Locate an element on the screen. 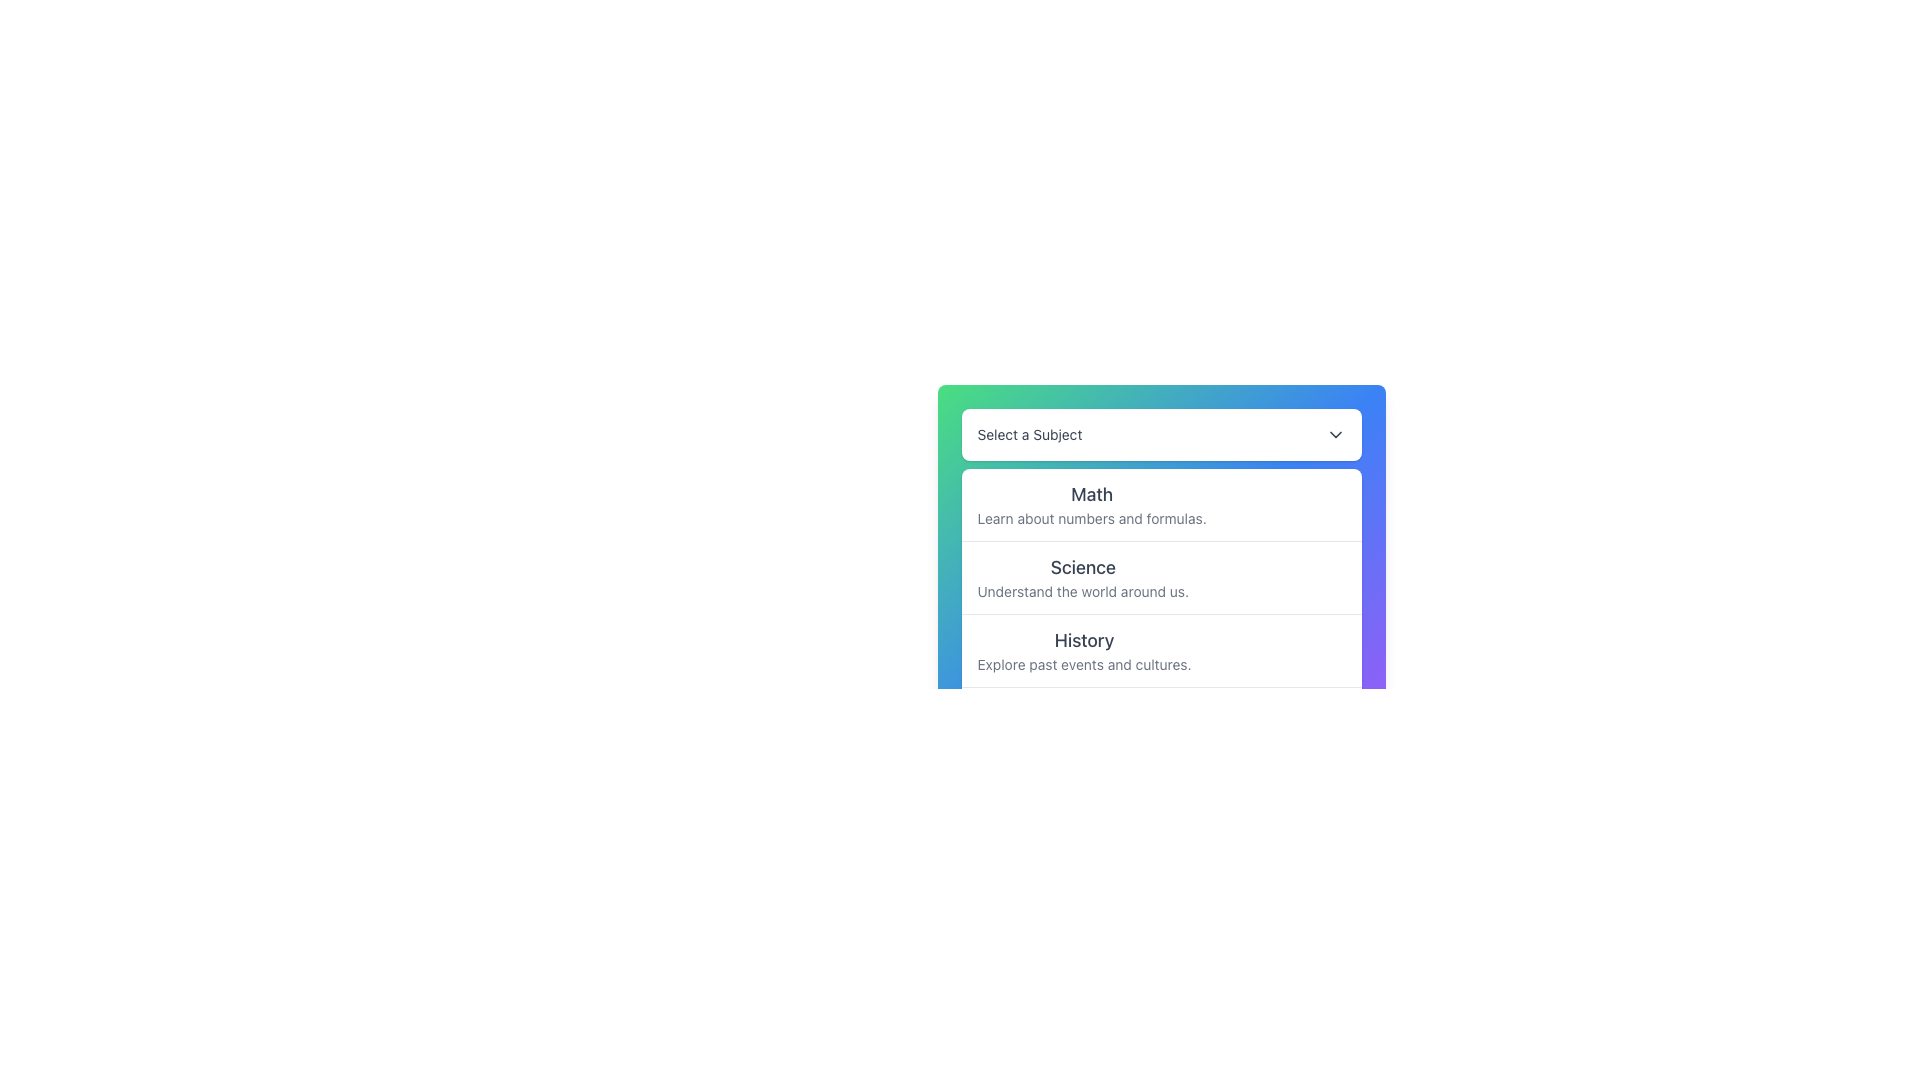  the third option in the vertical list menu, which is located between the 'Science' and 'Art' options is located at coordinates (1161, 650).